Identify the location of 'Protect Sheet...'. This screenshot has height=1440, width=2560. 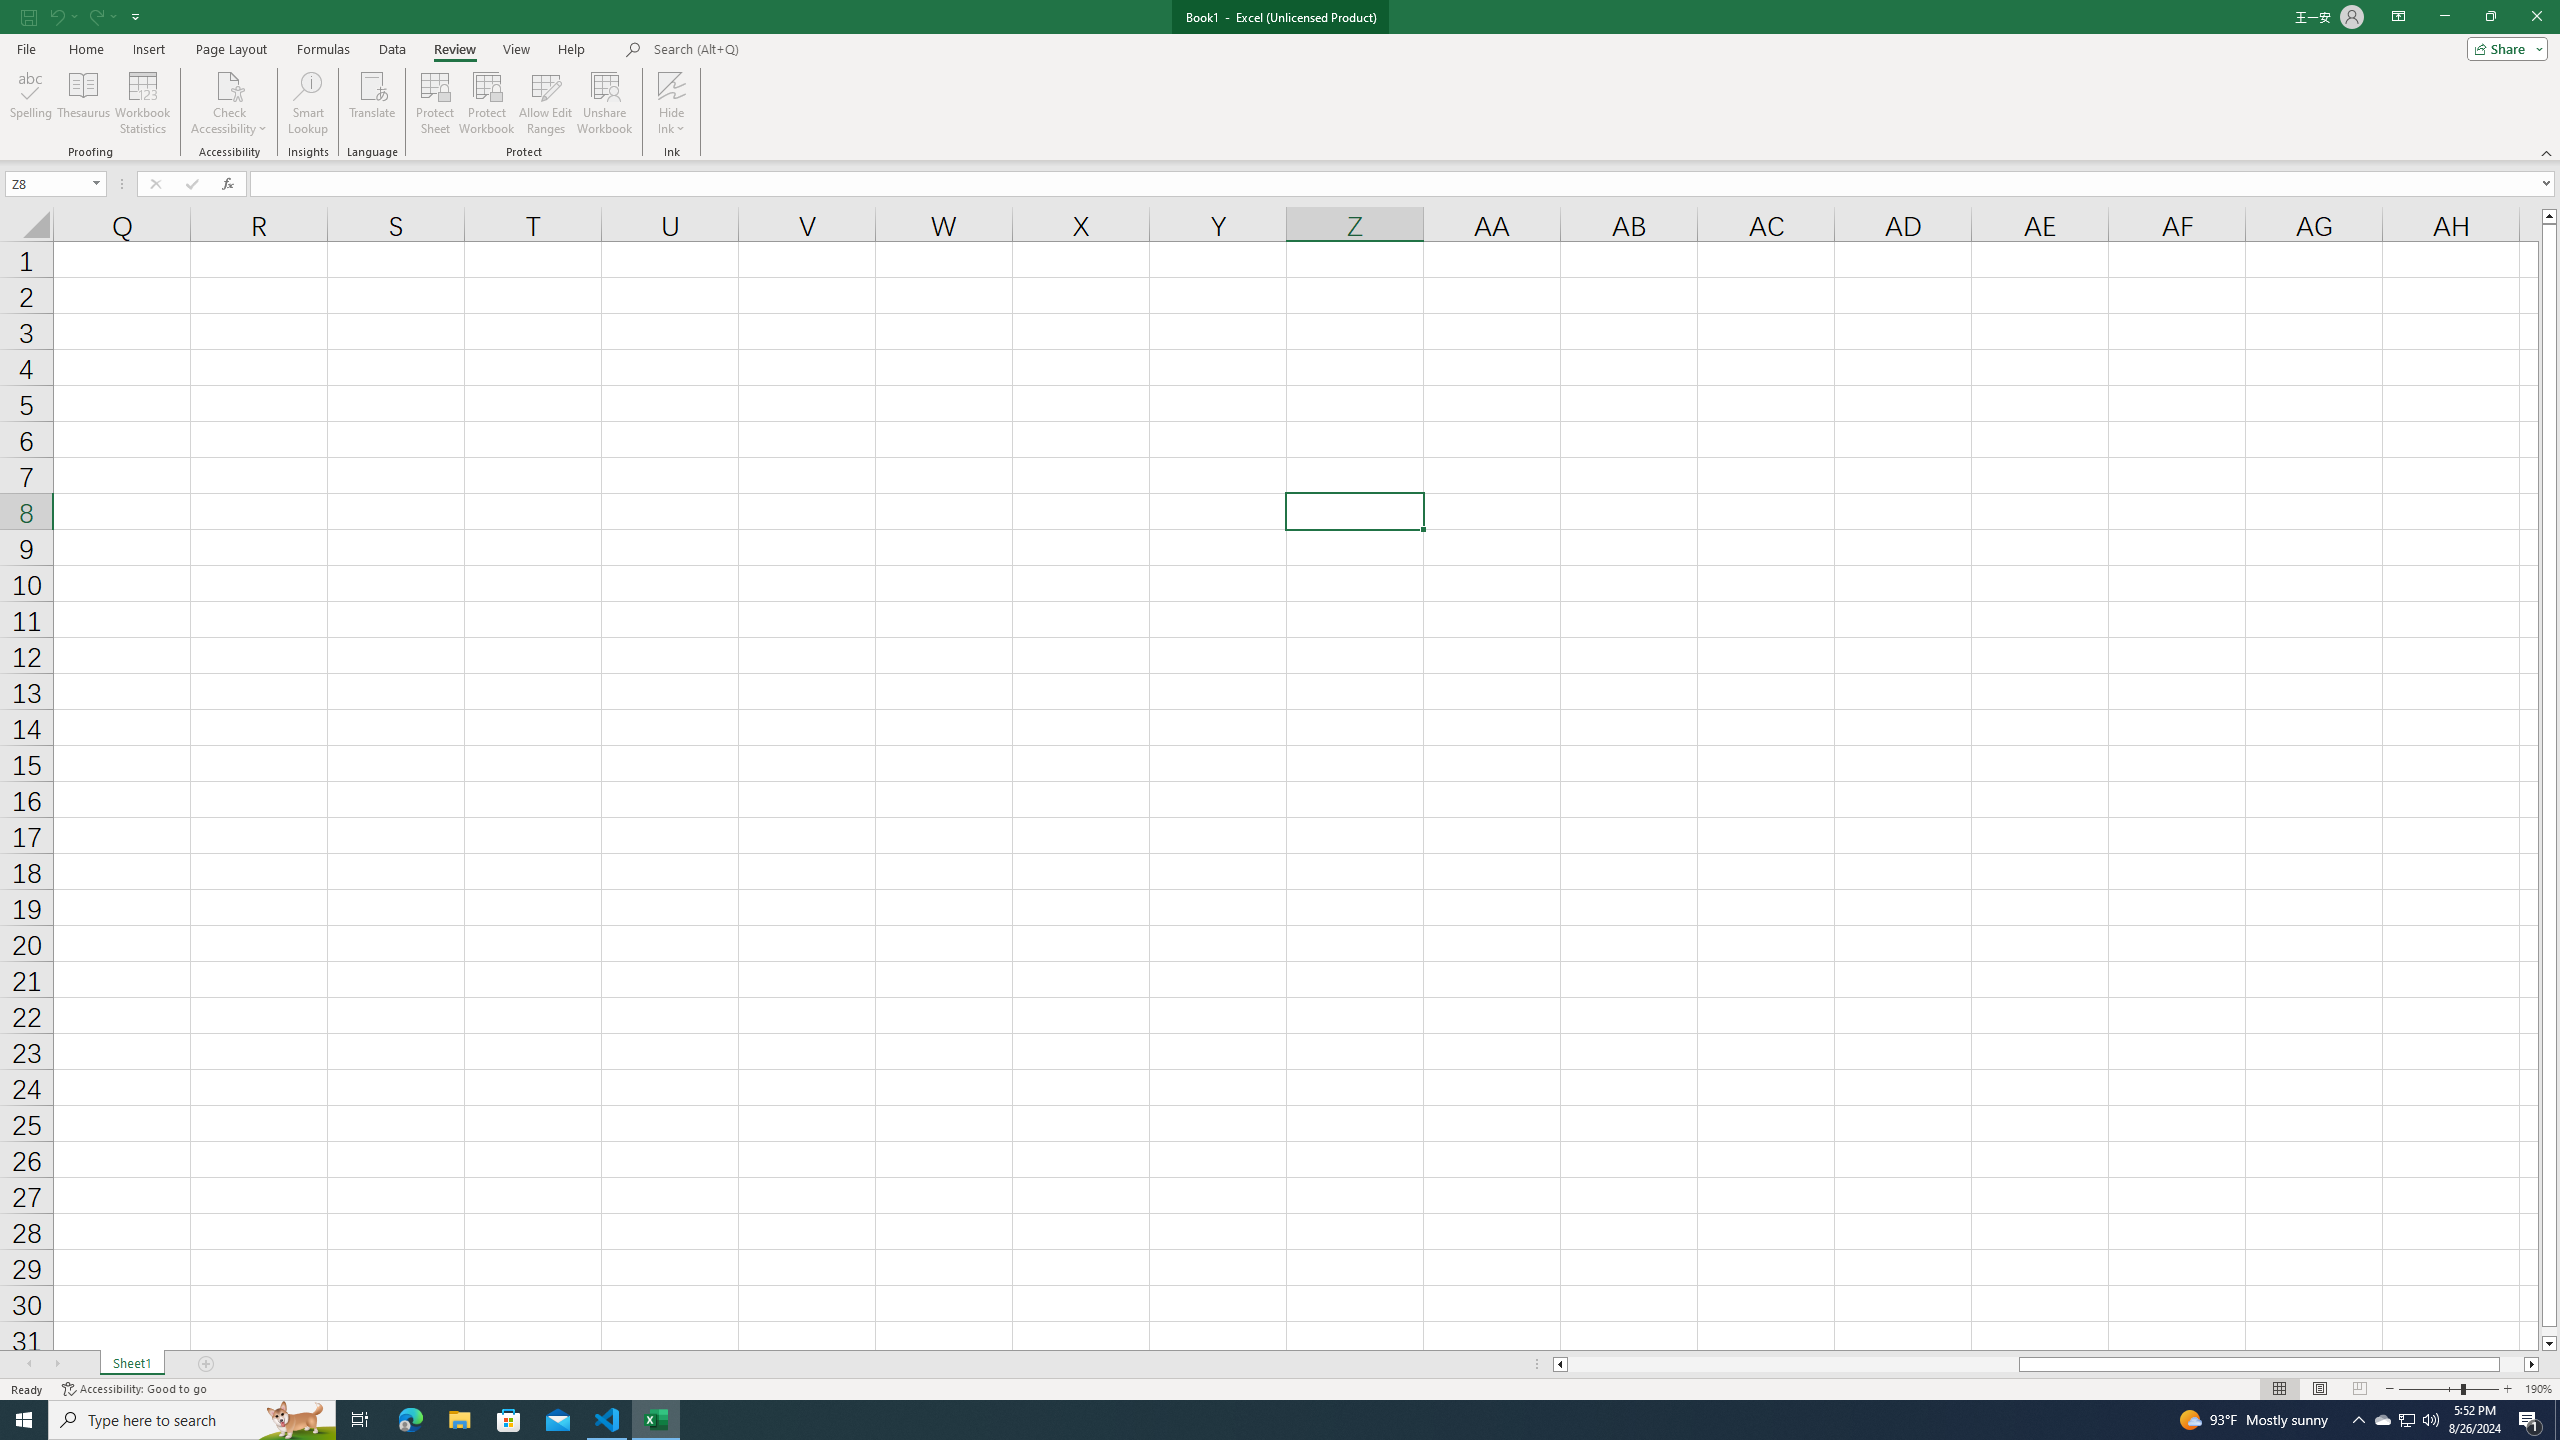
(436, 103).